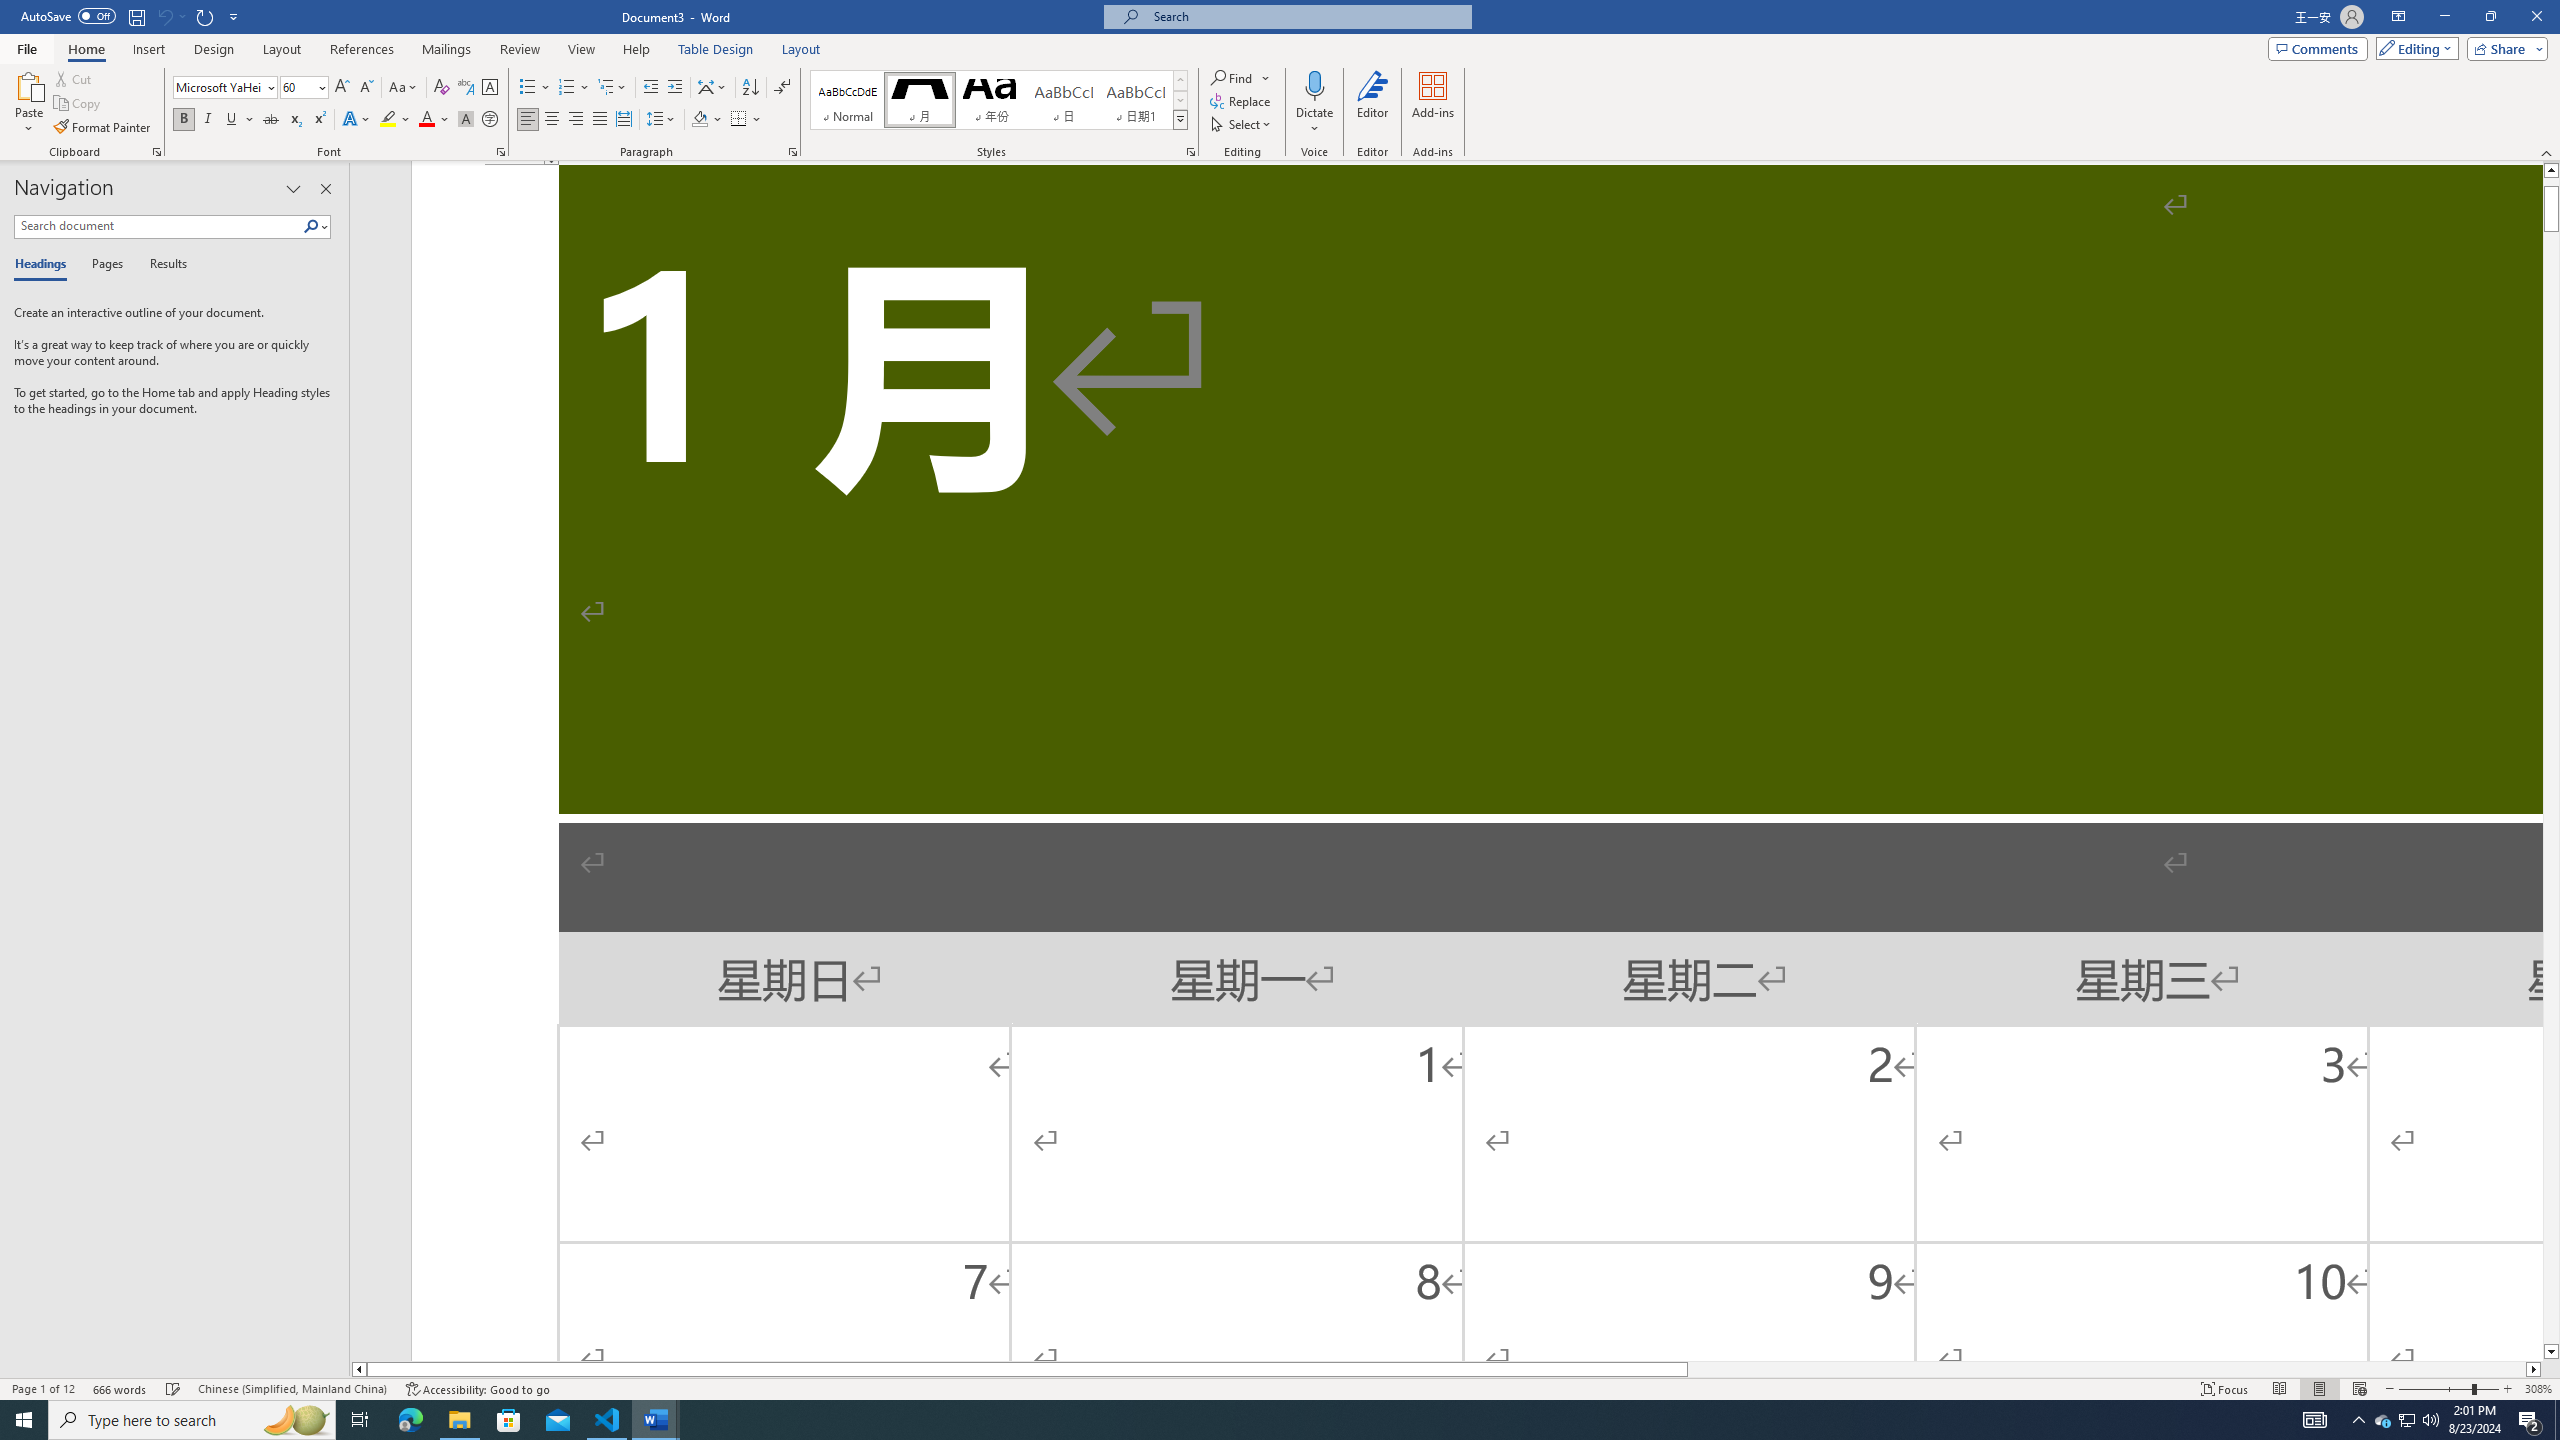  Describe the element at coordinates (205, 15) in the screenshot. I see `'Repeat Doc Close'` at that location.